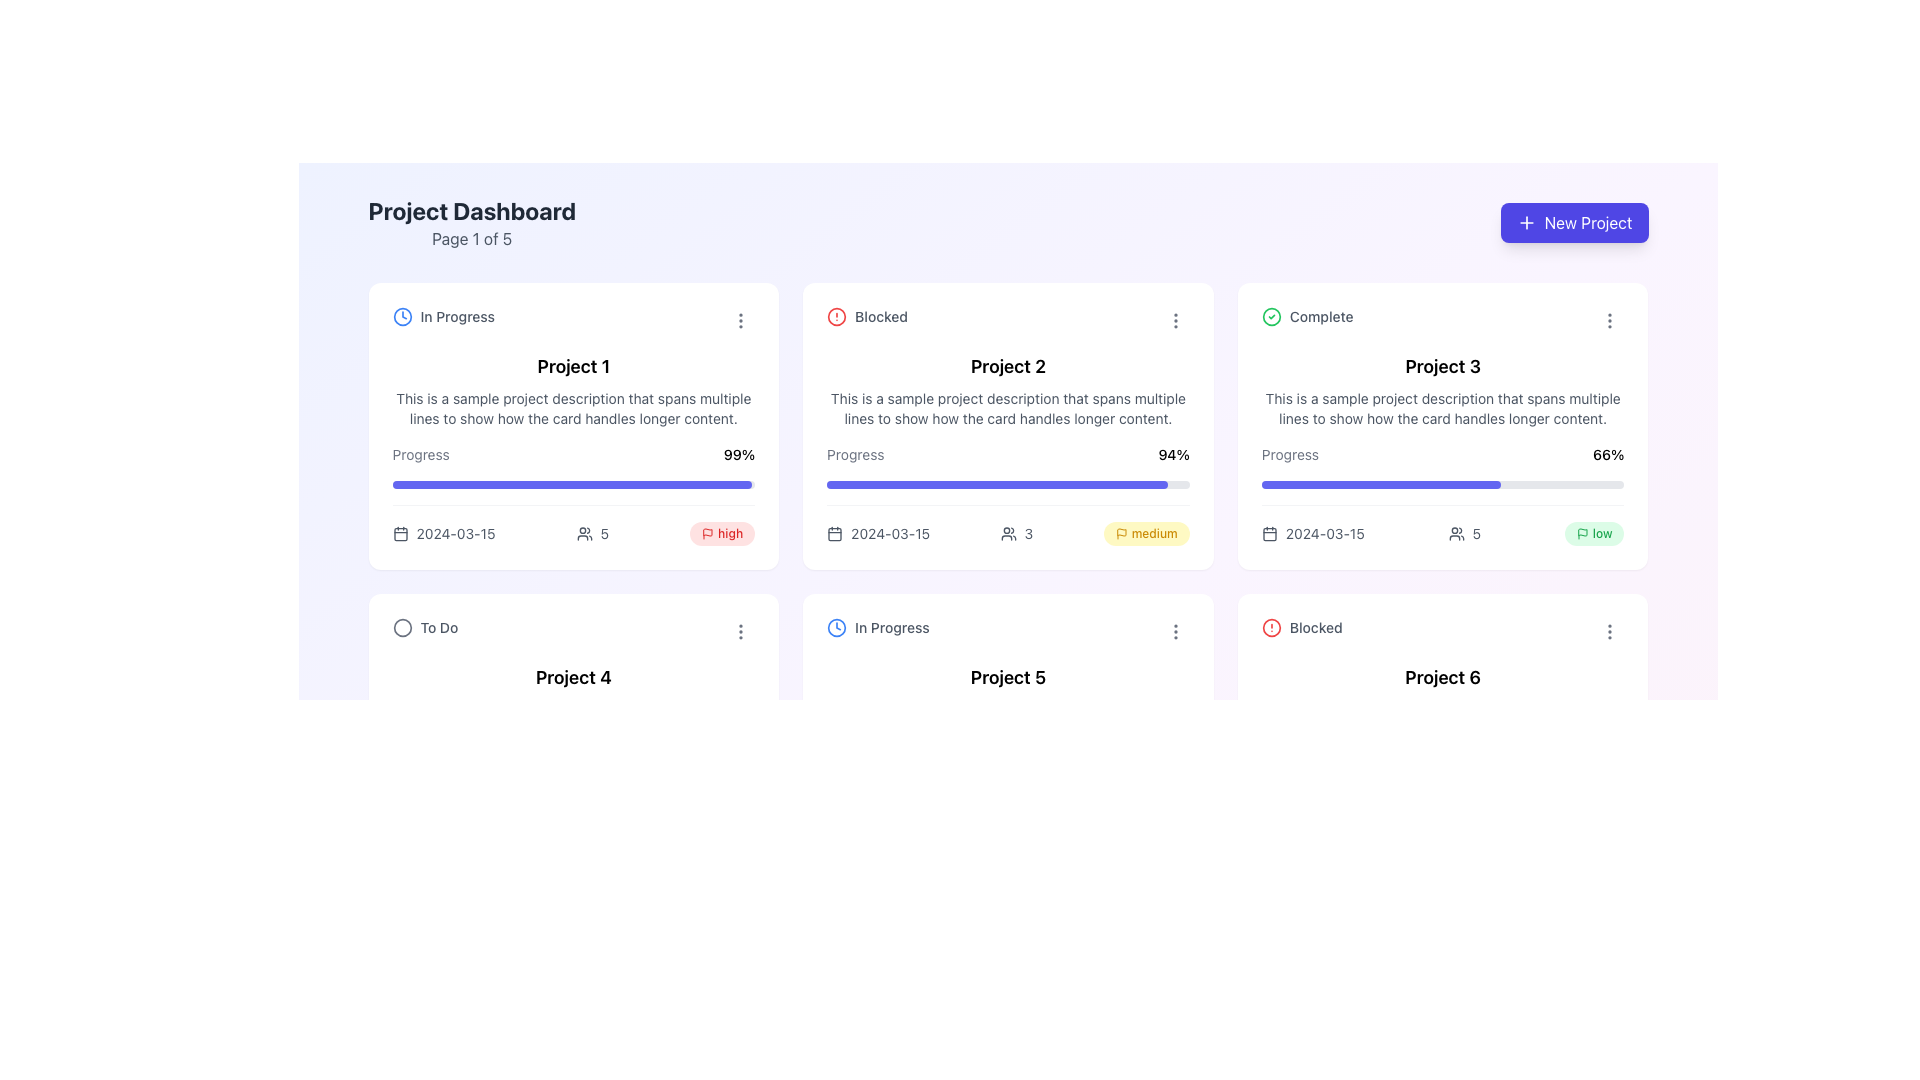 This screenshot has width=1920, height=1080. I want to click on the date value '2024-03-15' displayed in greyish tone, styled with class 'text-sm' in the leftmost project card of the dashboard interface, so click(455, 532).